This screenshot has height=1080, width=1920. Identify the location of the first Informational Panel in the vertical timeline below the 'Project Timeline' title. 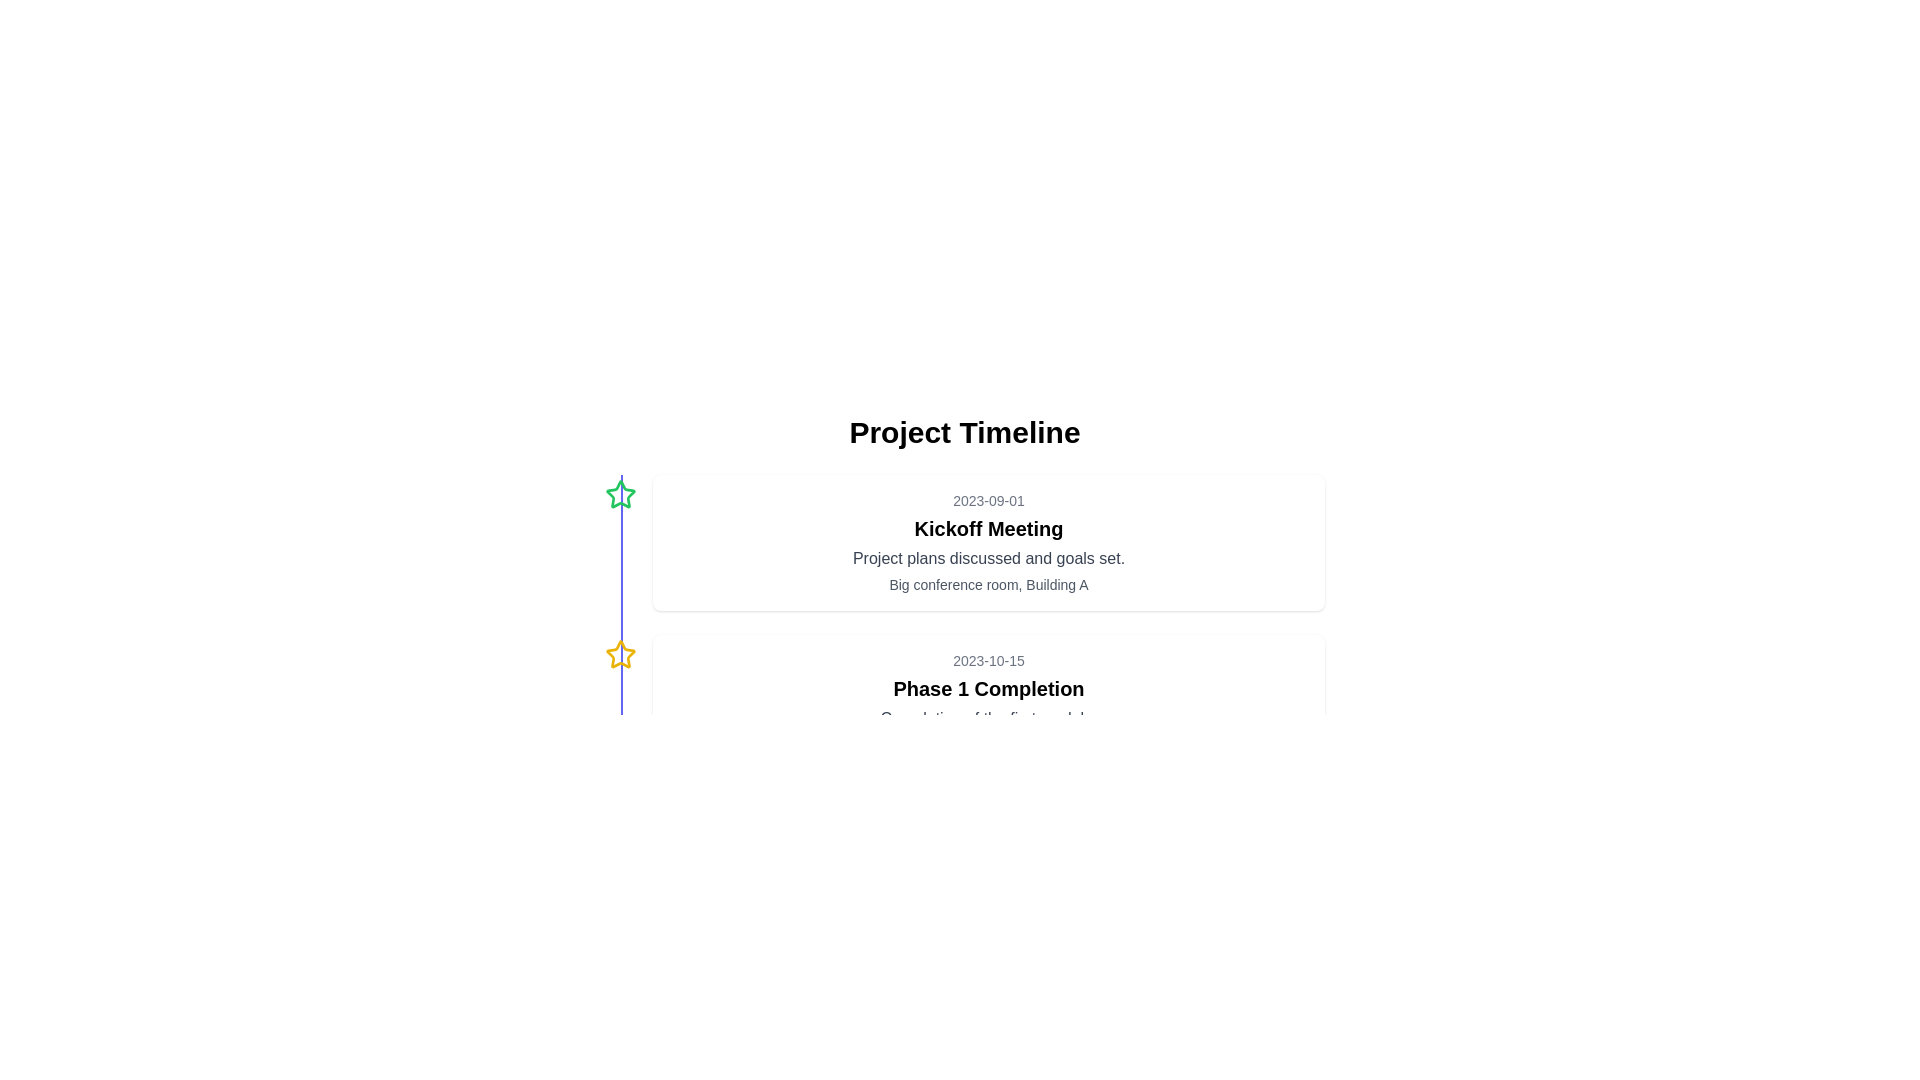
(964, 543).